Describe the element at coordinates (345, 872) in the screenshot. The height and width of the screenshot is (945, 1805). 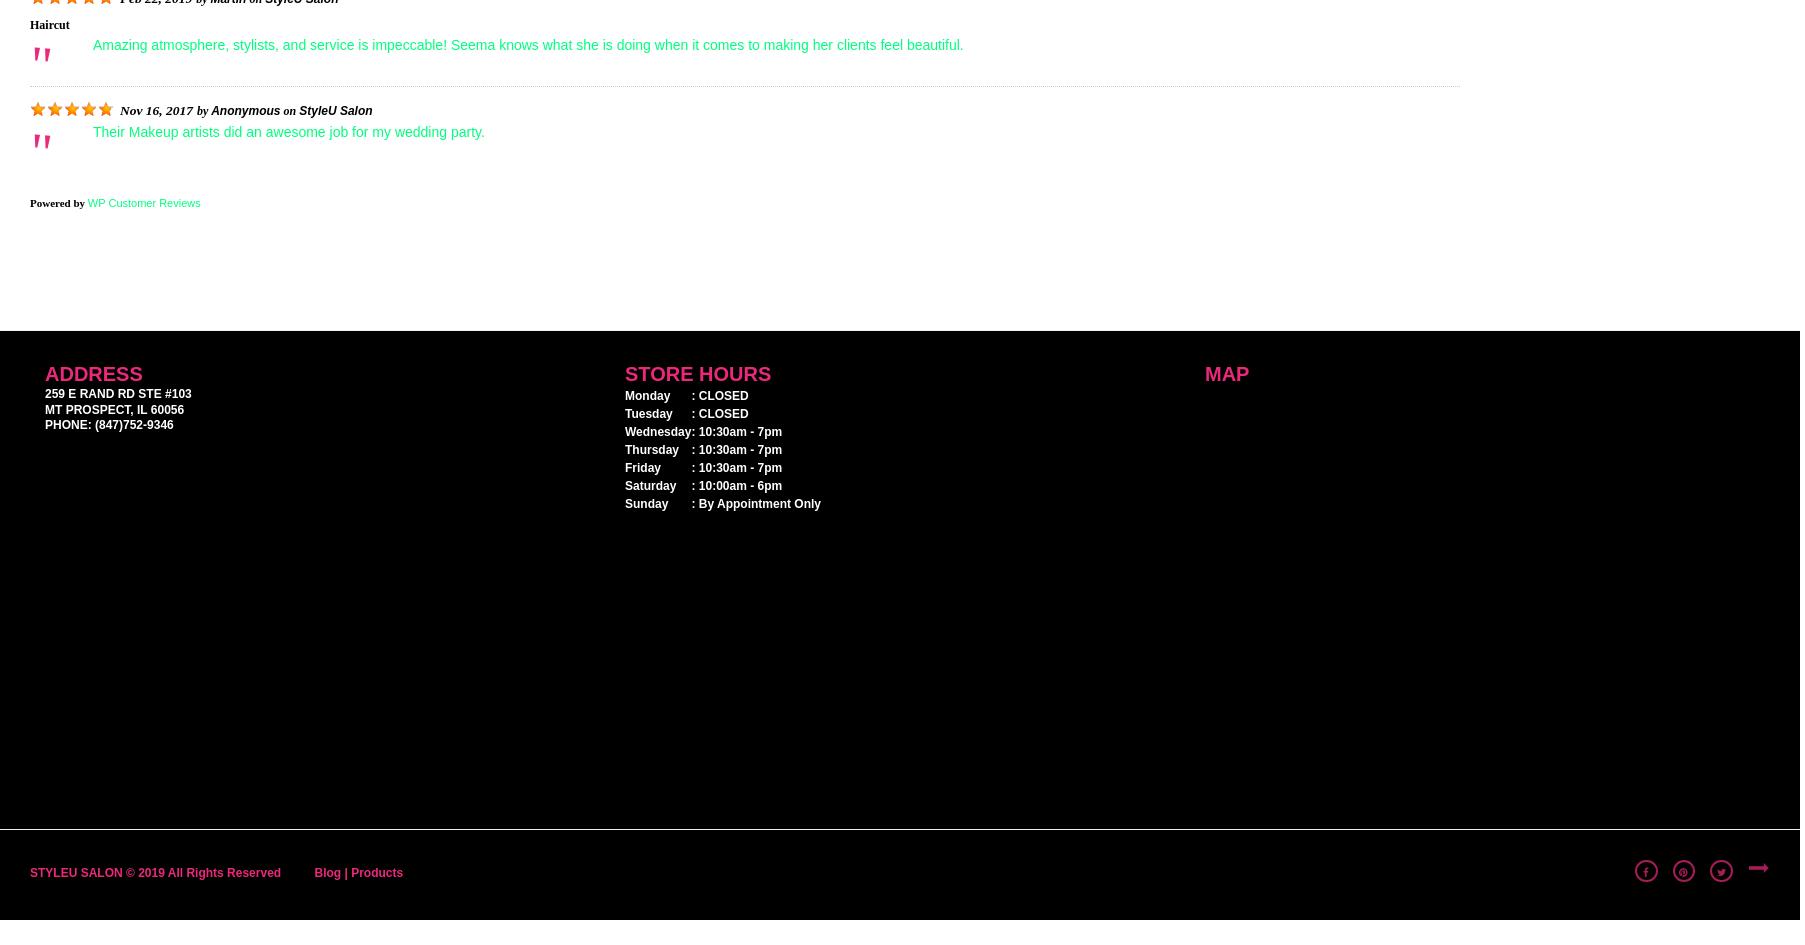
I see `'|'` at that location.